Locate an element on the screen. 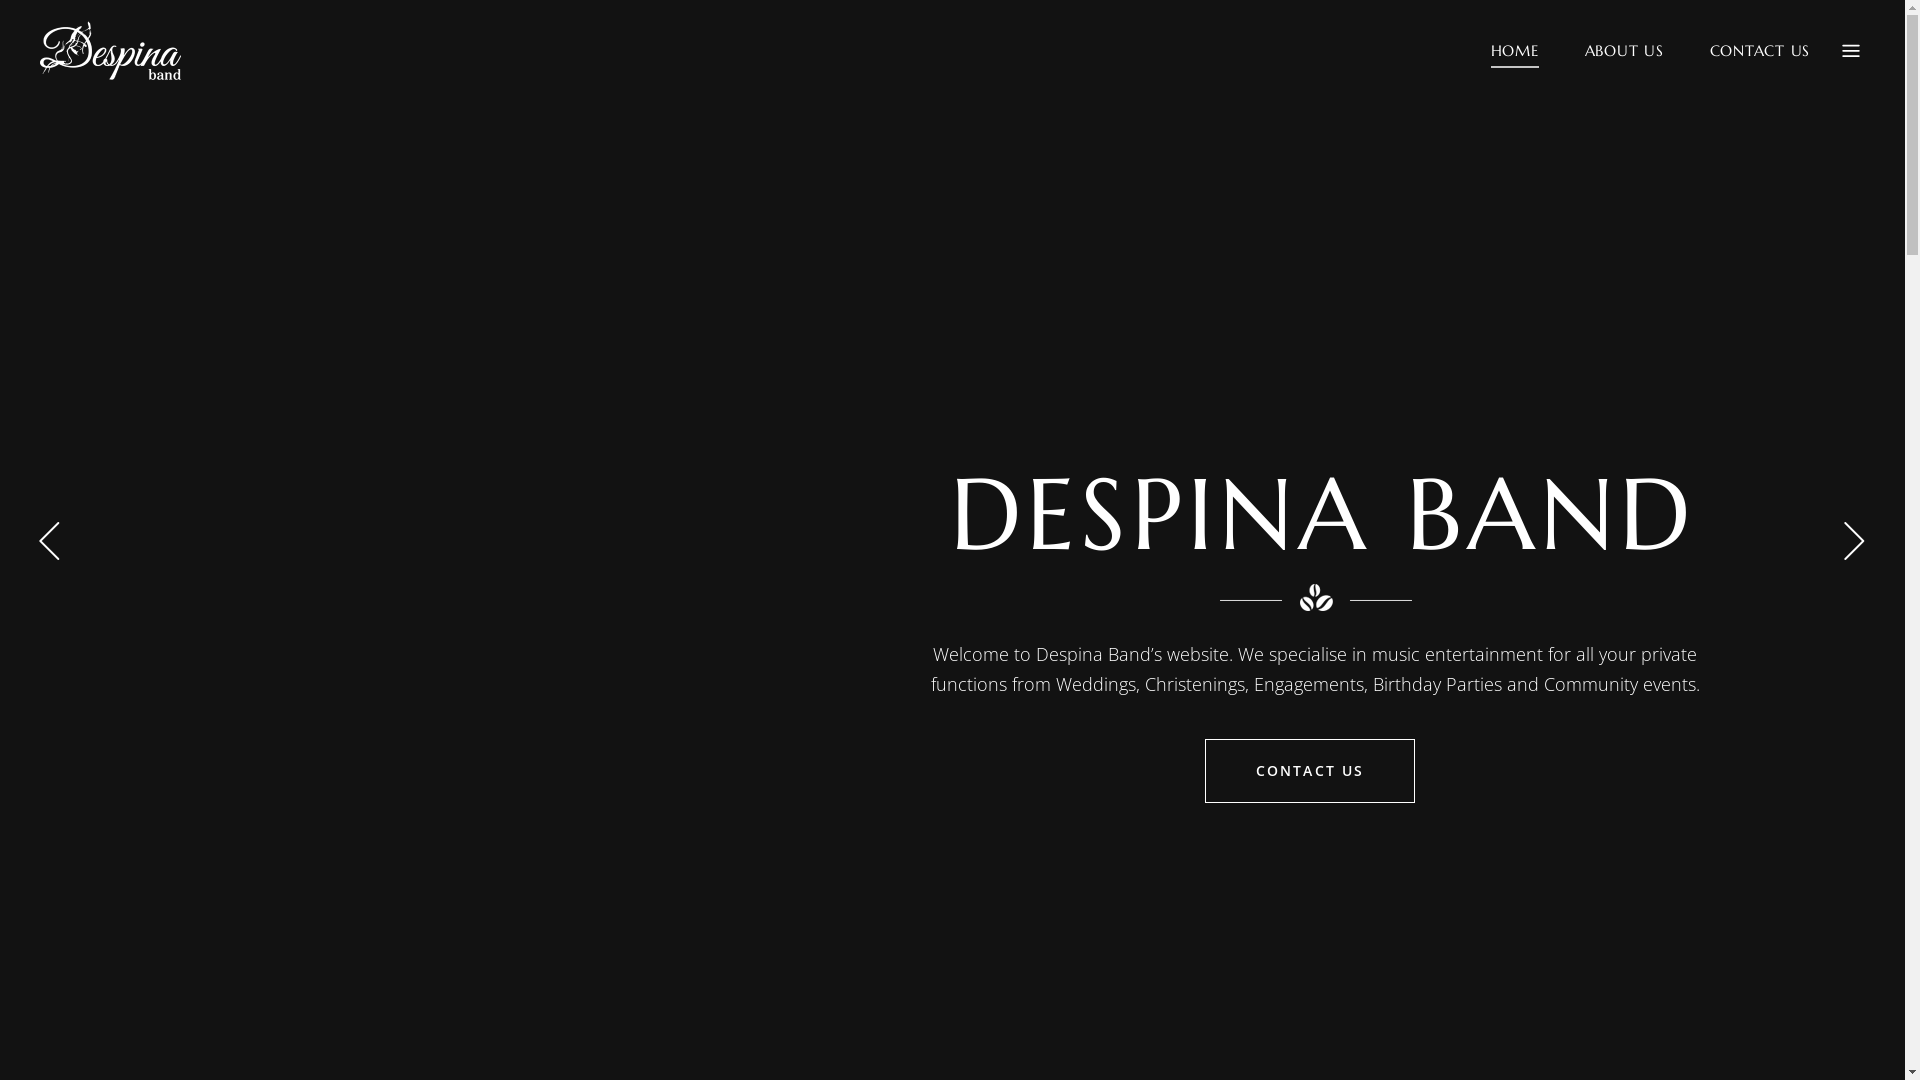 The image size is (1920, 1080). 'CONTACT US' is located at coordinates (1310, 770).